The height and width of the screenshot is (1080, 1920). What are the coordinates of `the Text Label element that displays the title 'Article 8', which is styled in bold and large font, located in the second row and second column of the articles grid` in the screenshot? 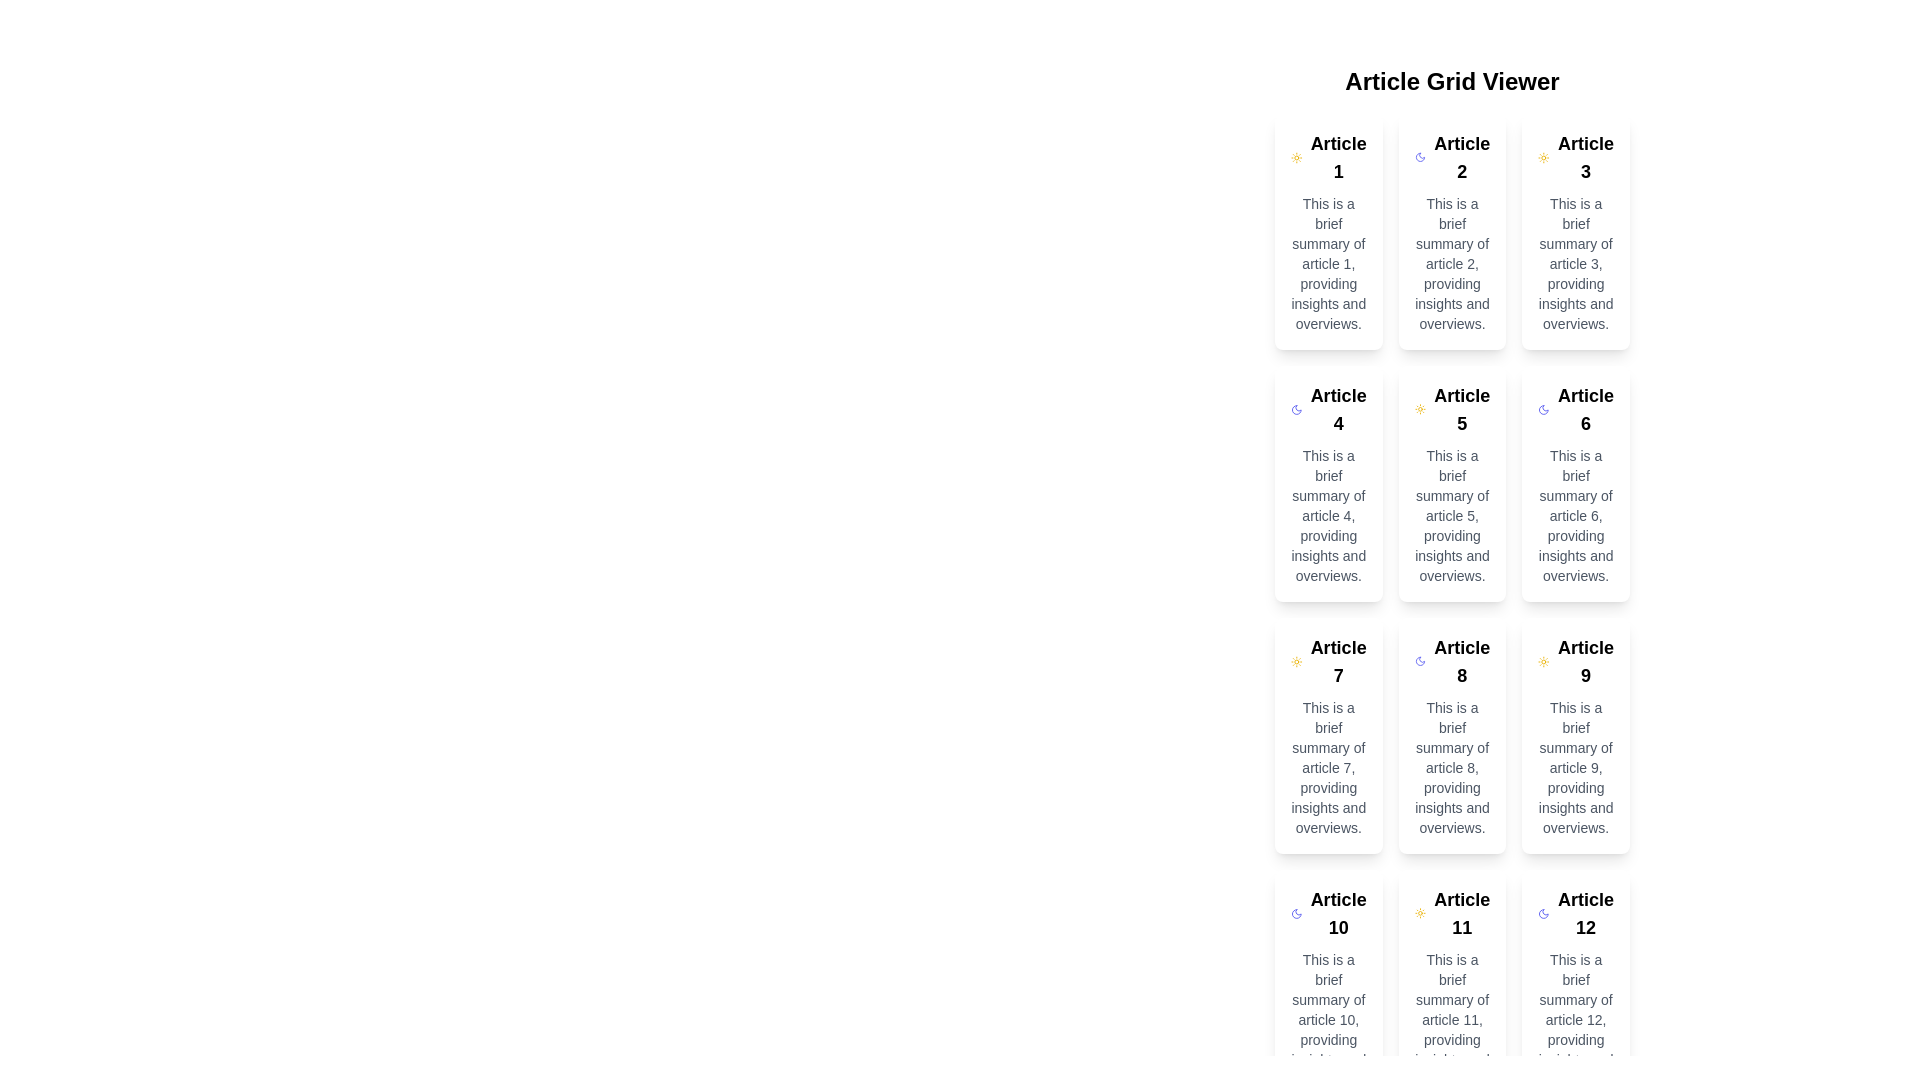 It's located at (1462, 662).